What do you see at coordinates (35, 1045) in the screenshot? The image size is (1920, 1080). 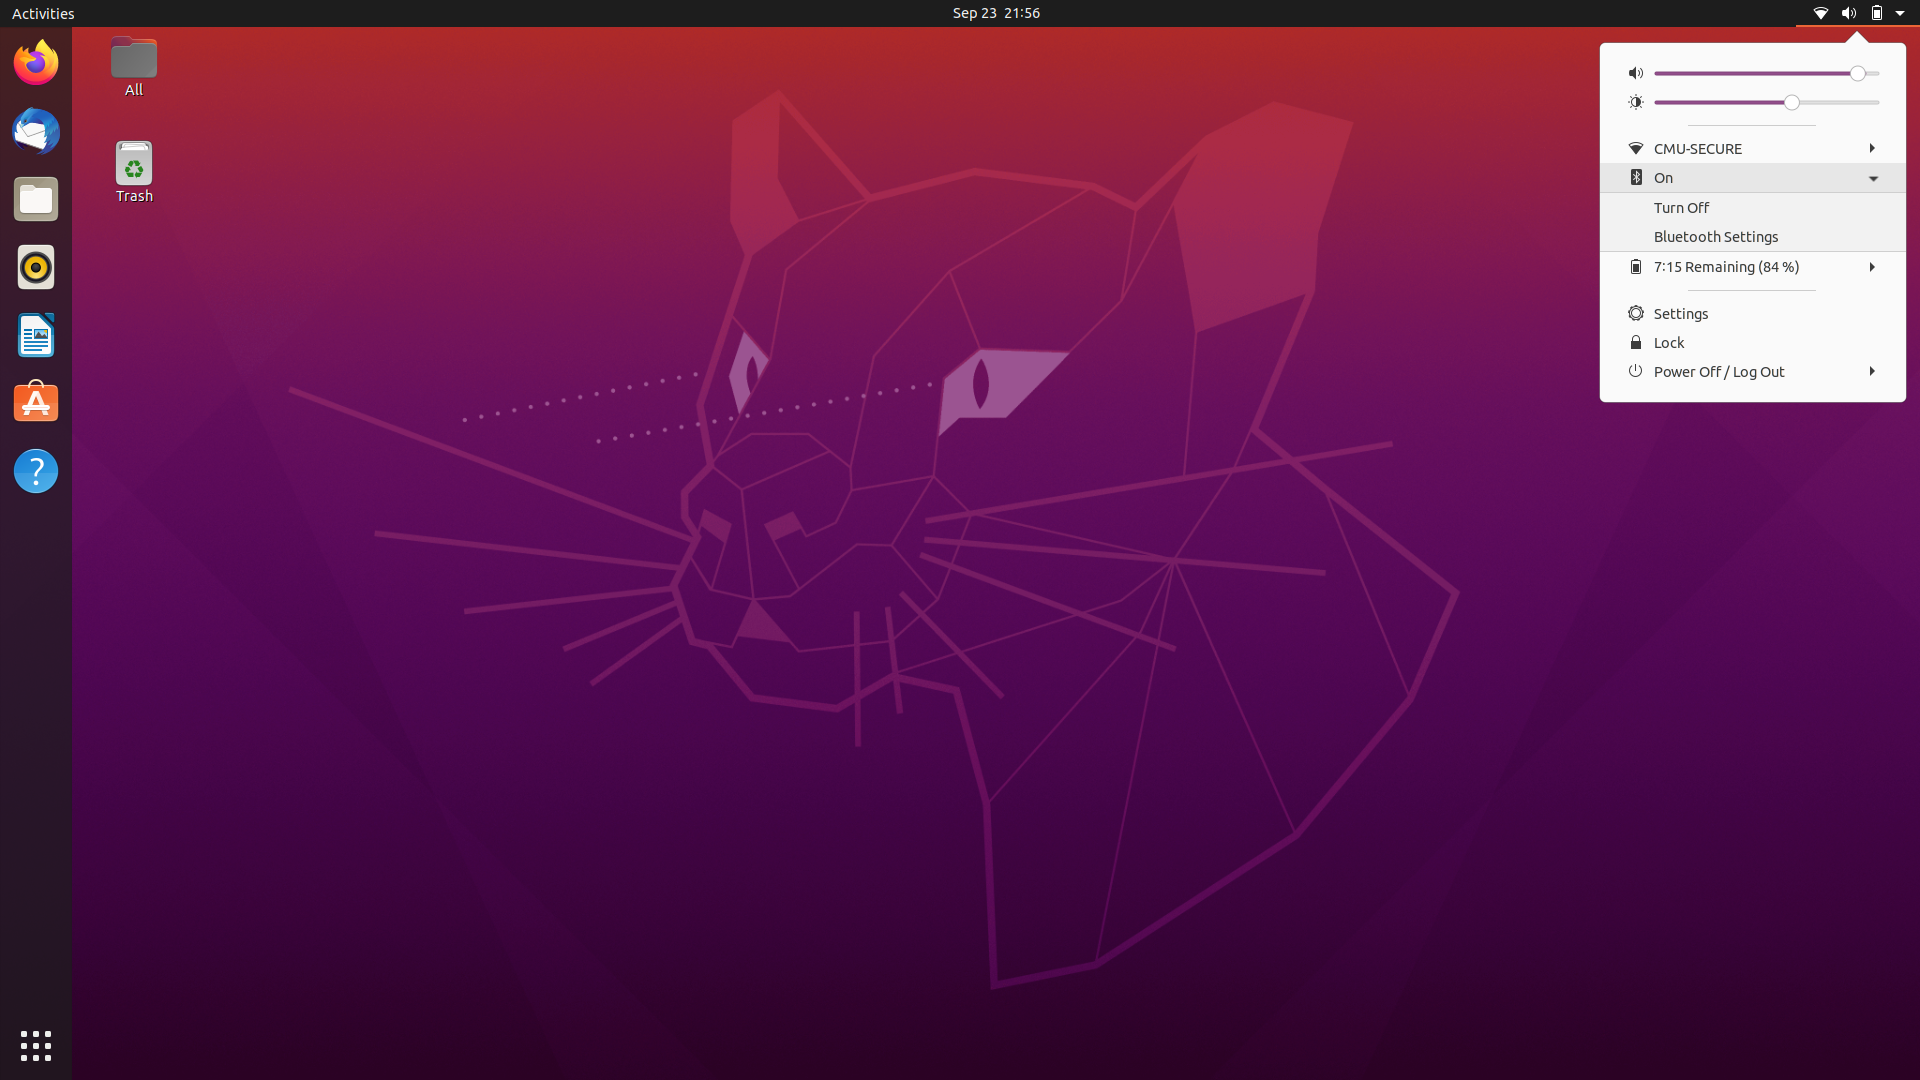 I see `All Apps` at bounding box center [35, 1045].